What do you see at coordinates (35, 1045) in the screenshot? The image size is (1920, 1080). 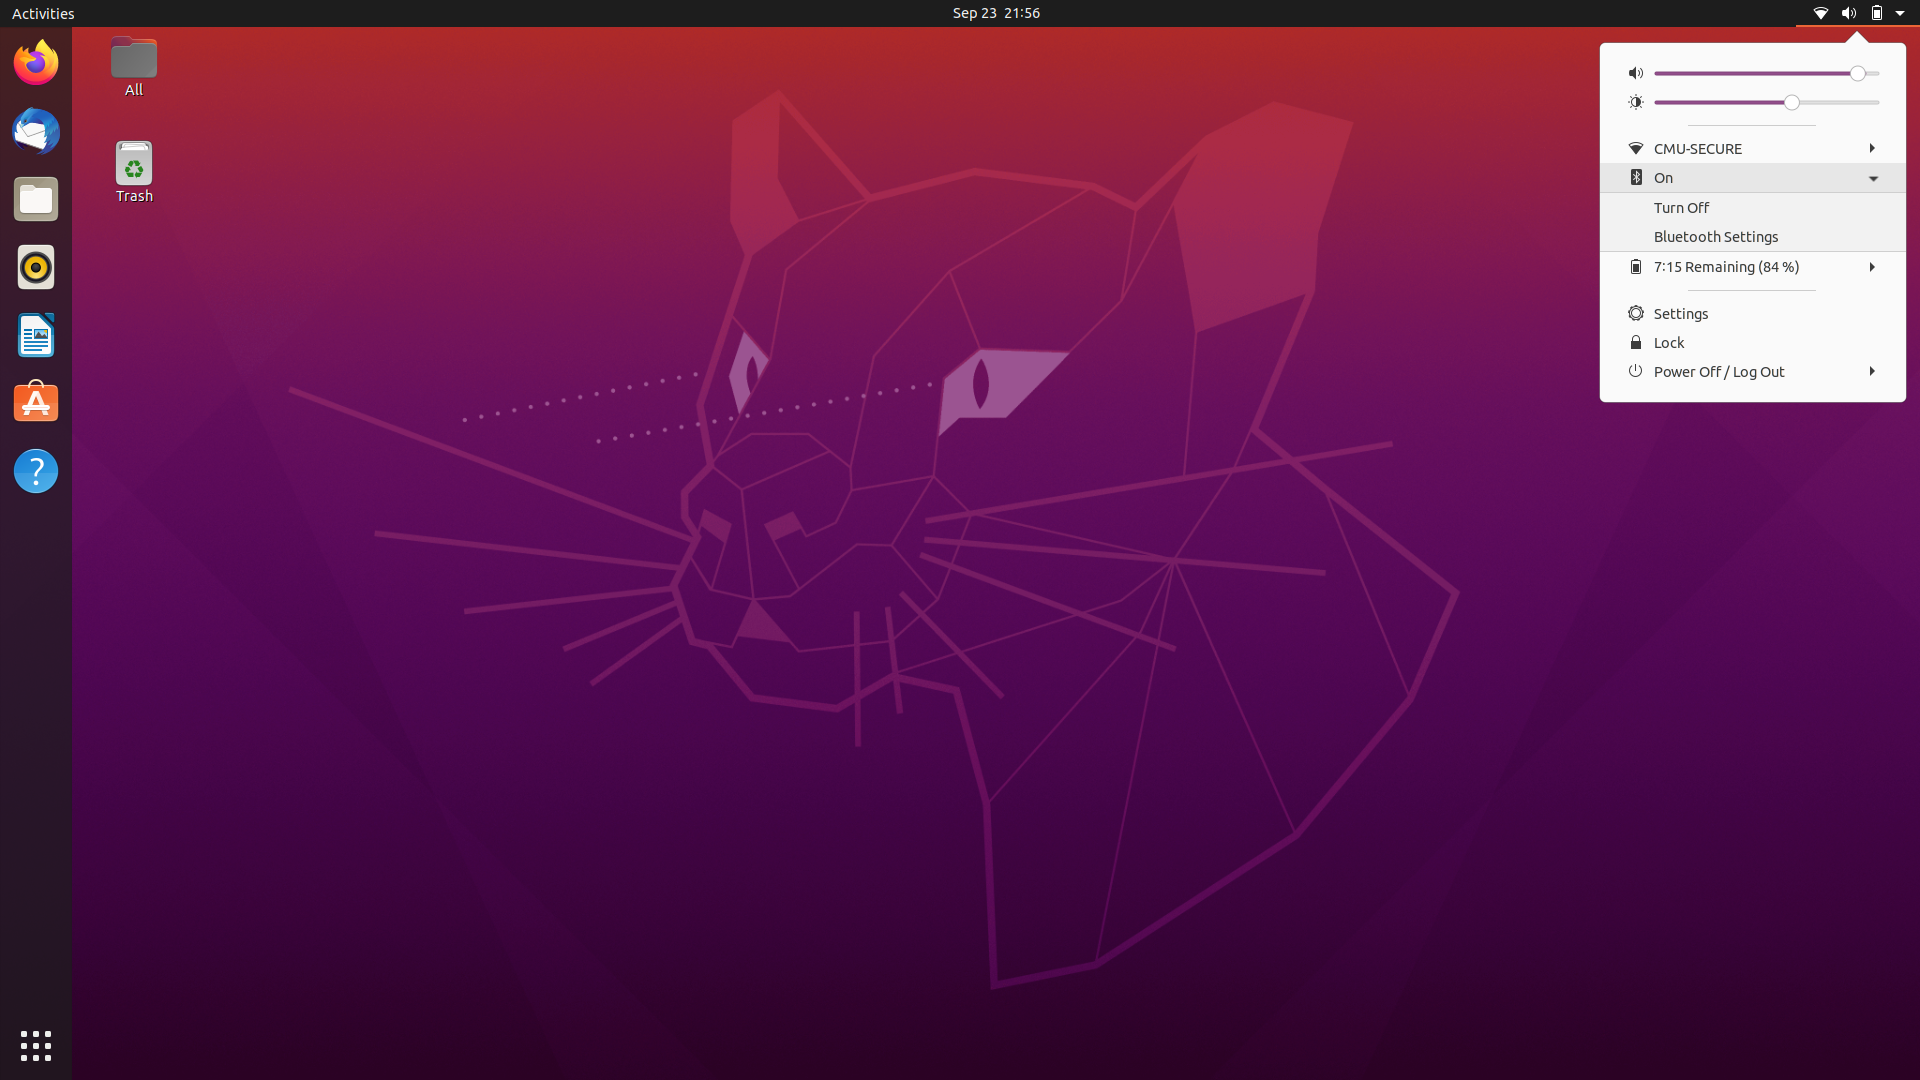 I see `All Apps` at bounding box center [35, 1045].